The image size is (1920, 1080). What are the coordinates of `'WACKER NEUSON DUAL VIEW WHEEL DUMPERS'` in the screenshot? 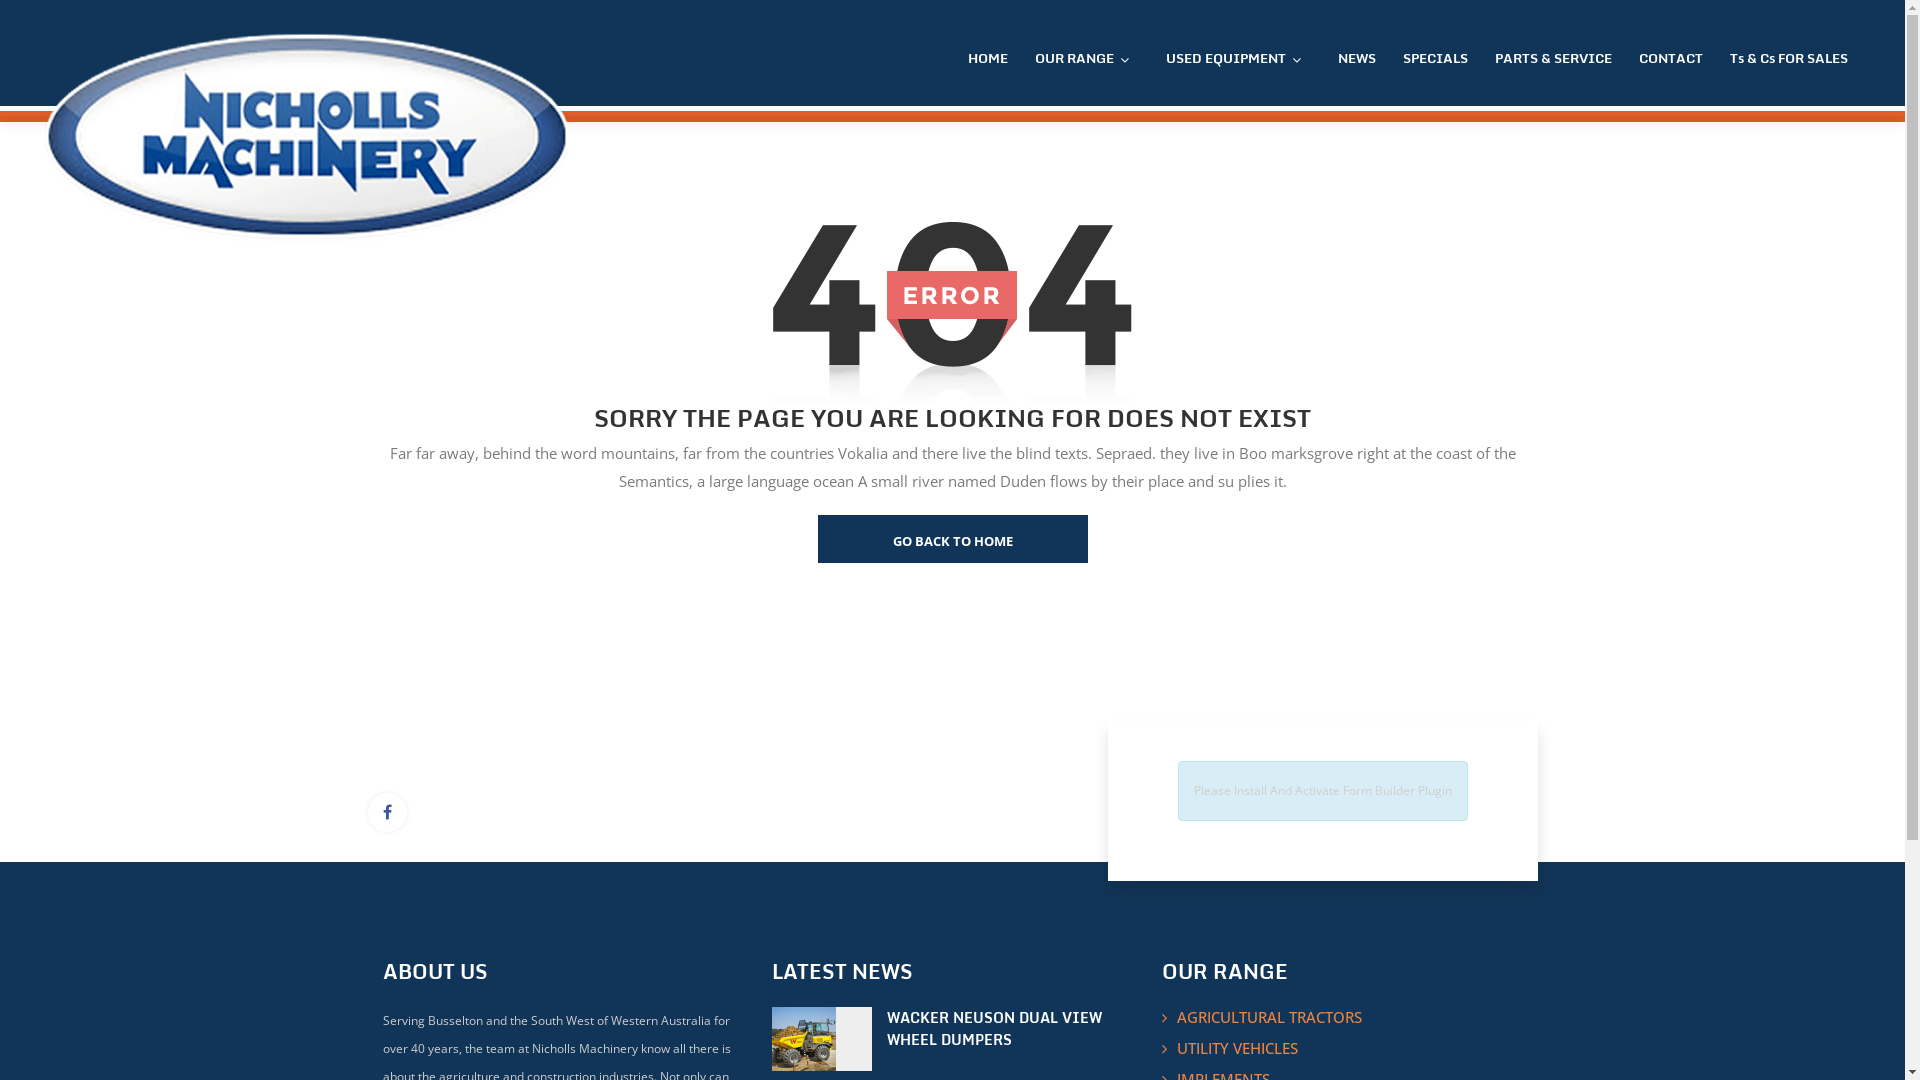 It's located at (886, 1029).